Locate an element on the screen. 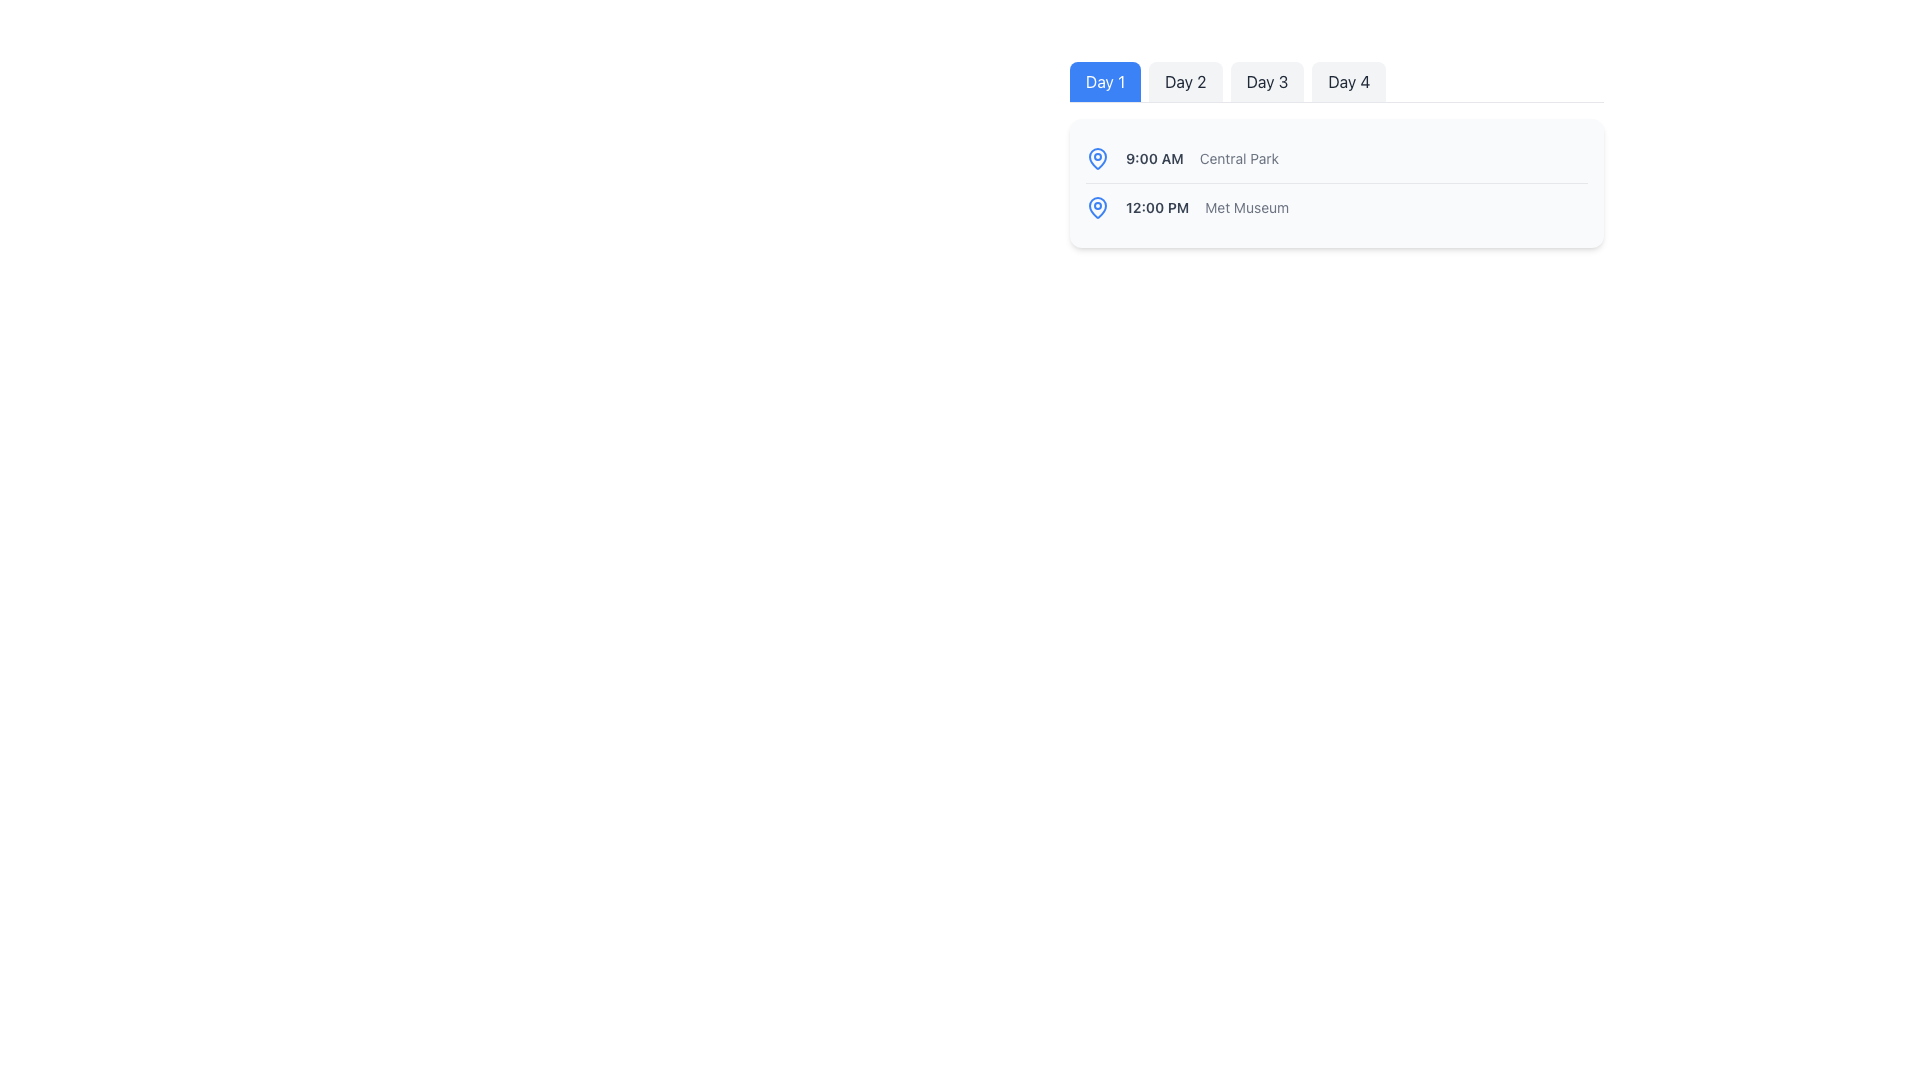 This screenshot has height=1080, width=1920. the text label that describes the location associated with '12:00 PM', positioned on the right side of the time text is located at coordinates (1246, 208).